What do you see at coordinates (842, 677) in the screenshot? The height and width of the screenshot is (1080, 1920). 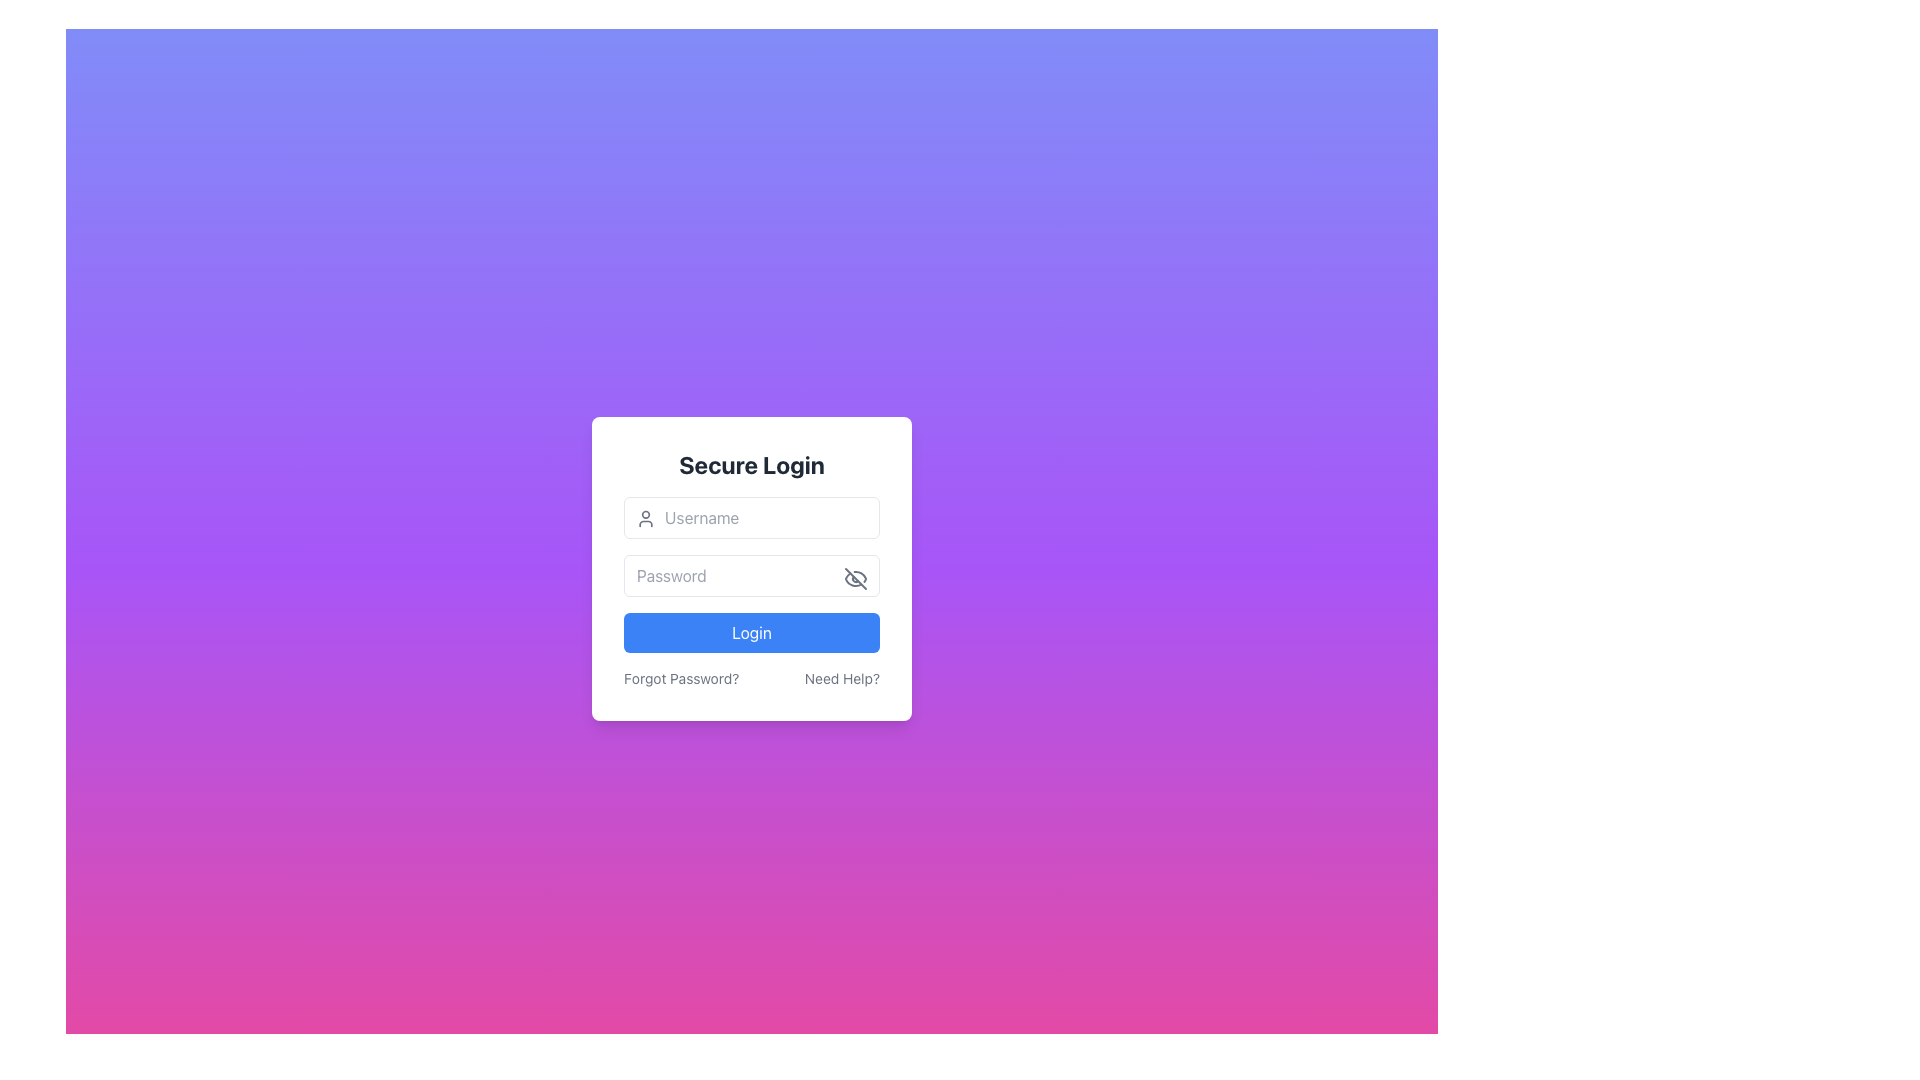 I see `the hyperlink that redirects to the help or support page, positioned at the bottom-right of the login form, following 'Forgot Password?'` at bounding box center [842, 677].